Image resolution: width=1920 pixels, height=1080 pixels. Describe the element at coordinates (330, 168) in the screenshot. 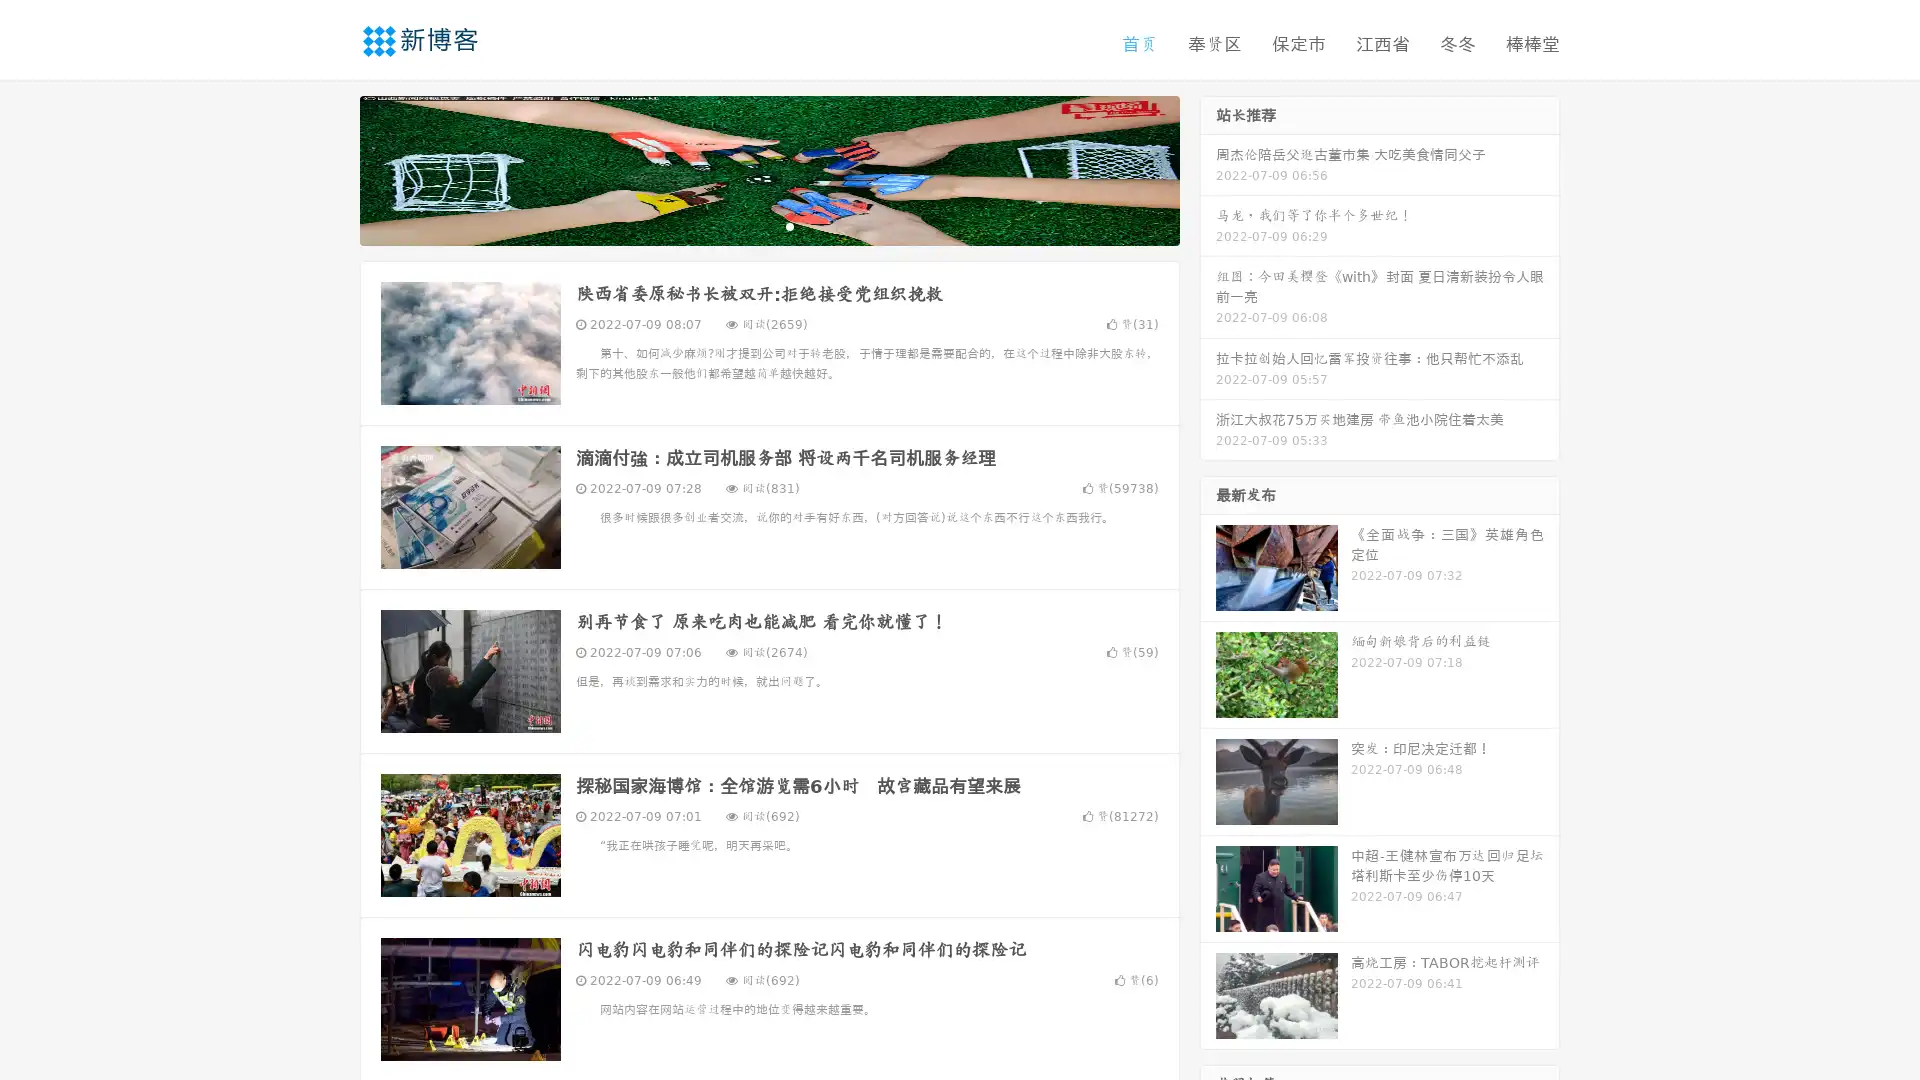

I see `Previous slide` at that location.